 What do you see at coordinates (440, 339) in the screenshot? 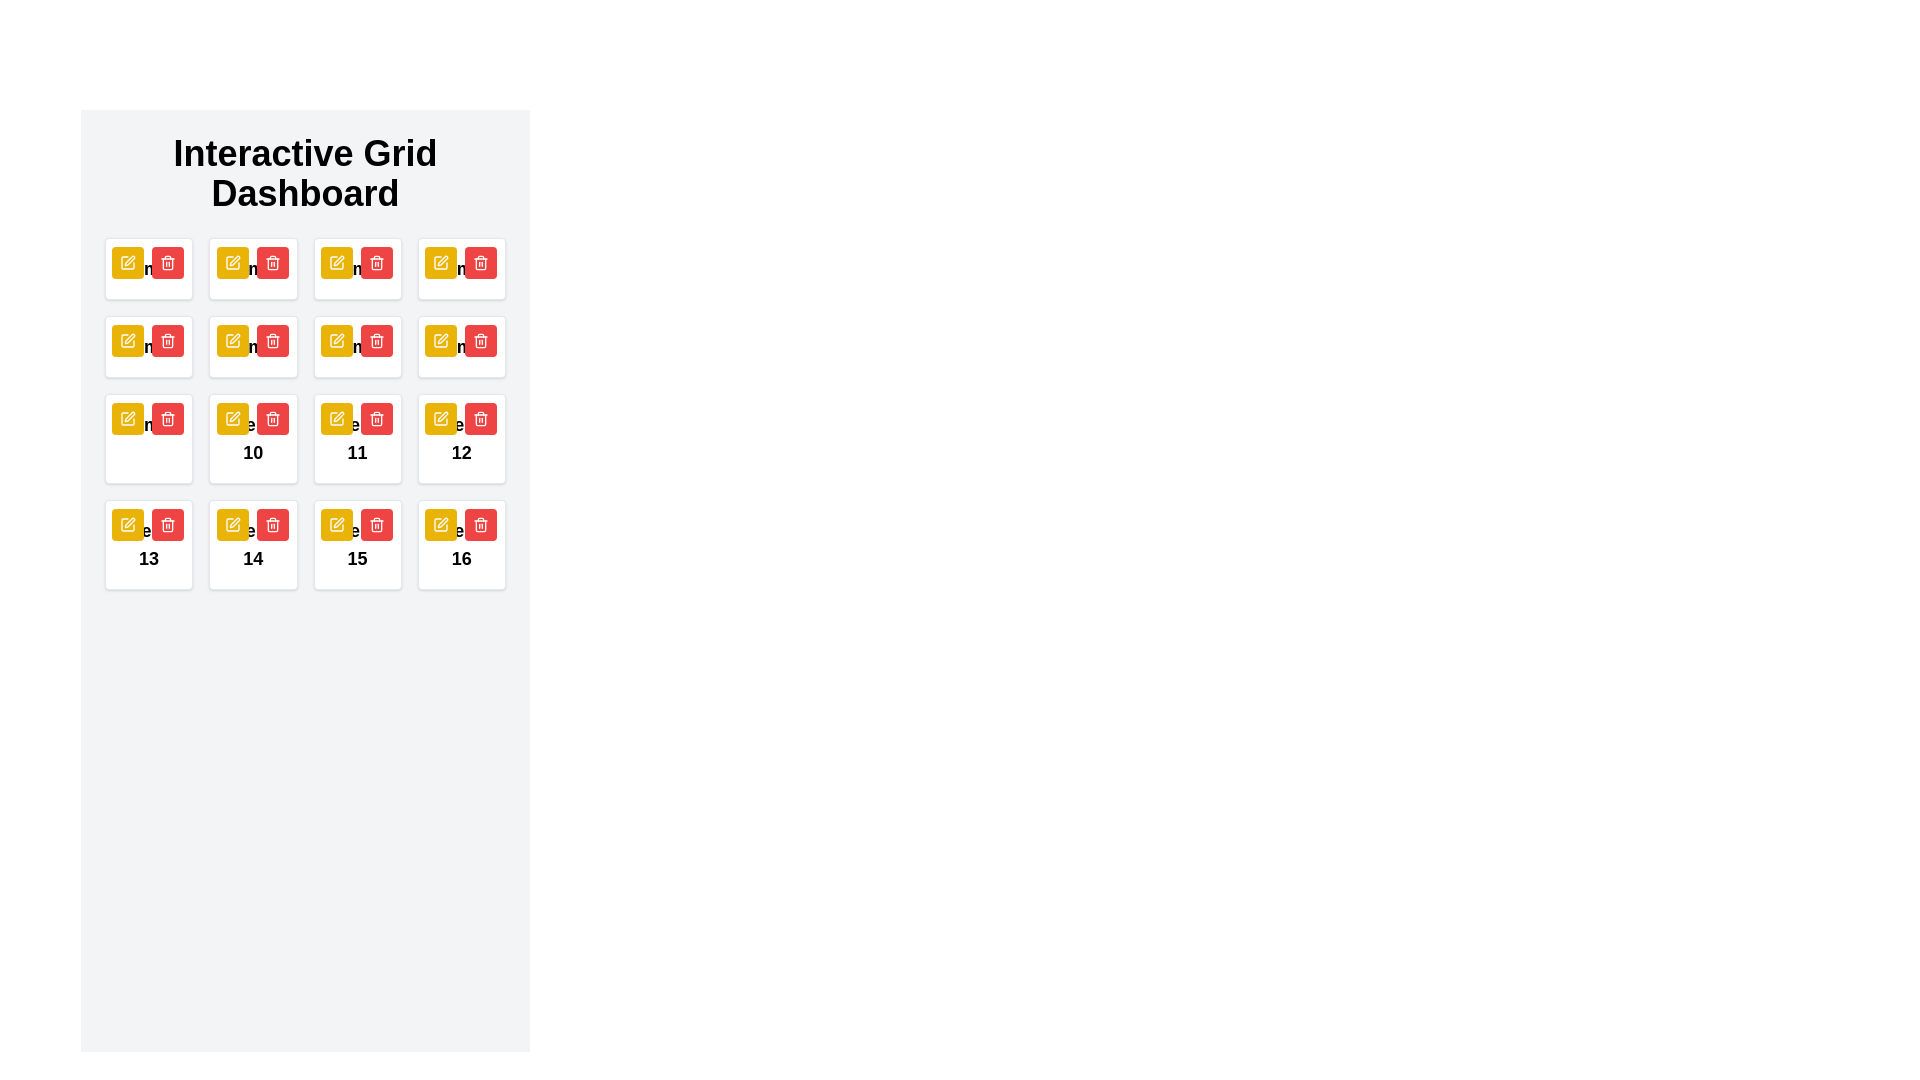
I see `the leftmost button in the top-right corner of the fifth card in the grid layout` at bounding box center [440, 339].